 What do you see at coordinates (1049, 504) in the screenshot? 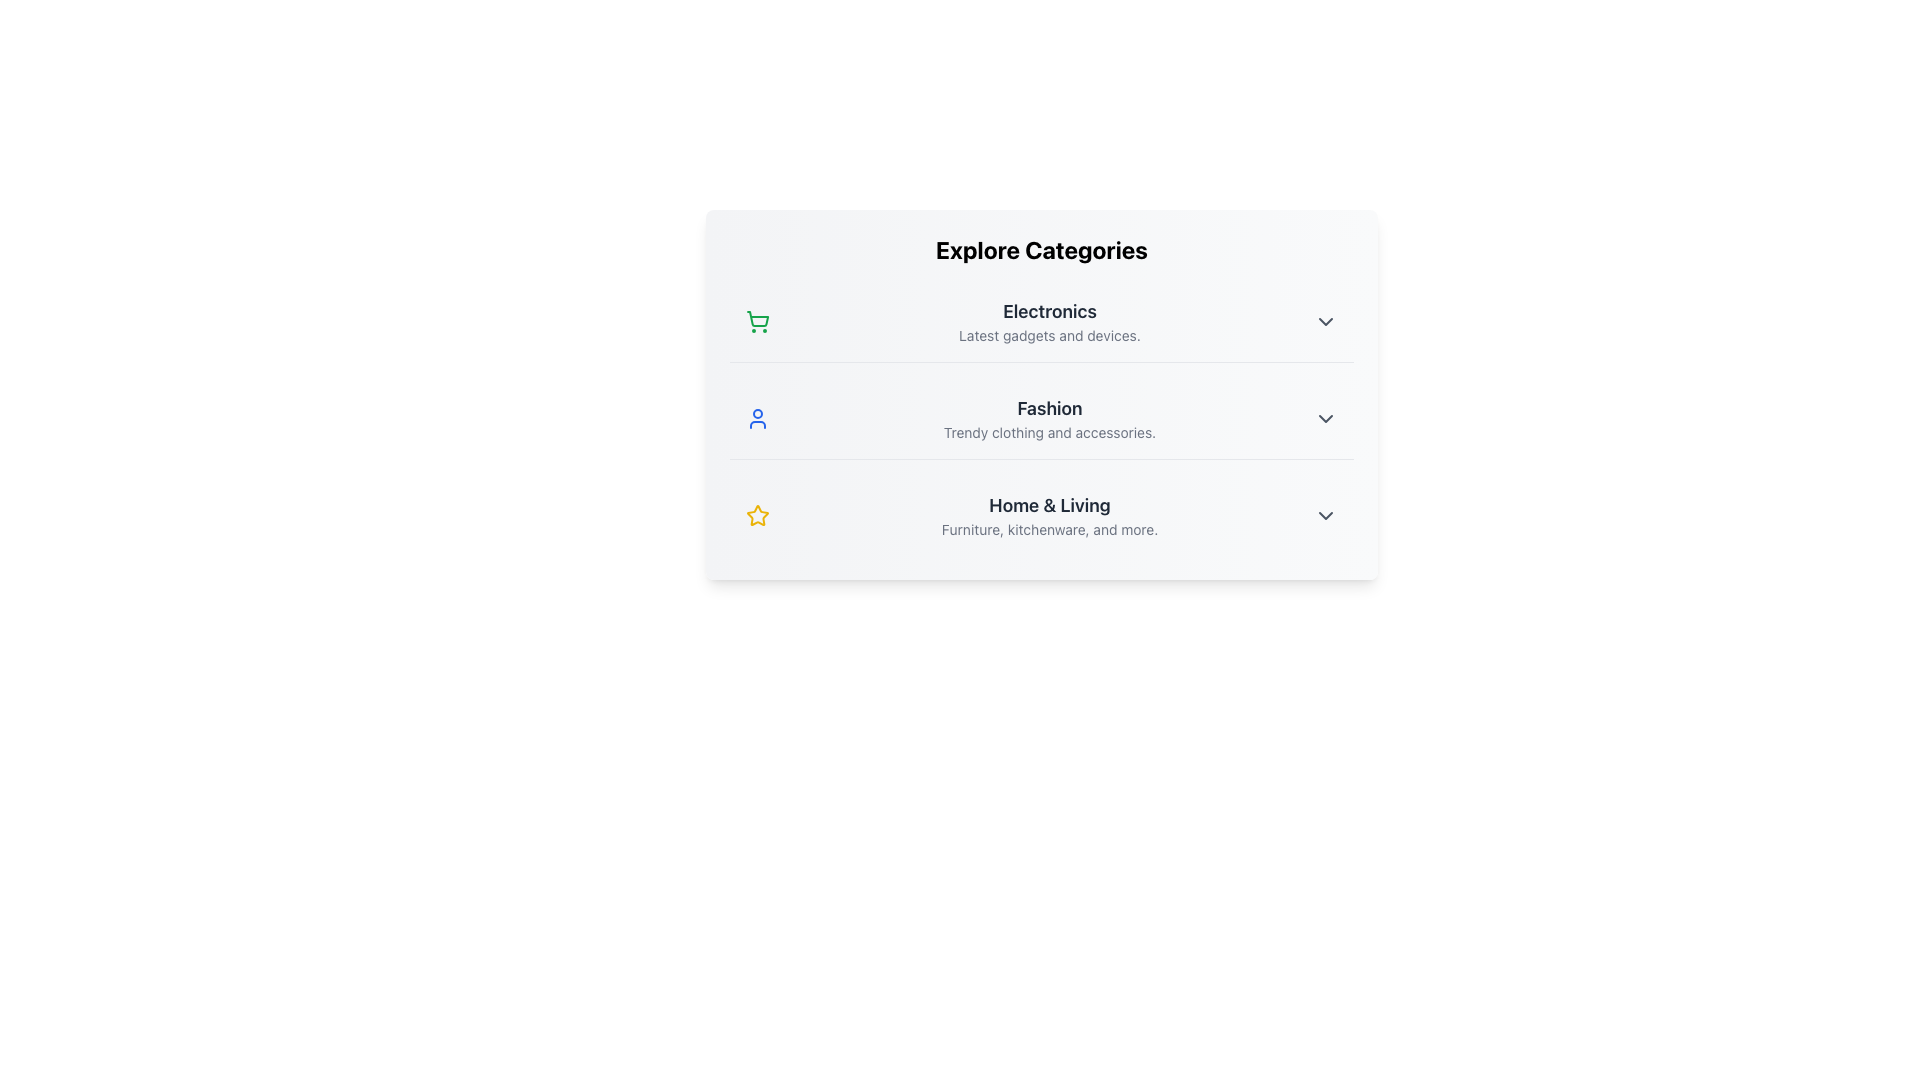
I see `the 'Home & Living' title text label` at bounding box center [1049, 504].